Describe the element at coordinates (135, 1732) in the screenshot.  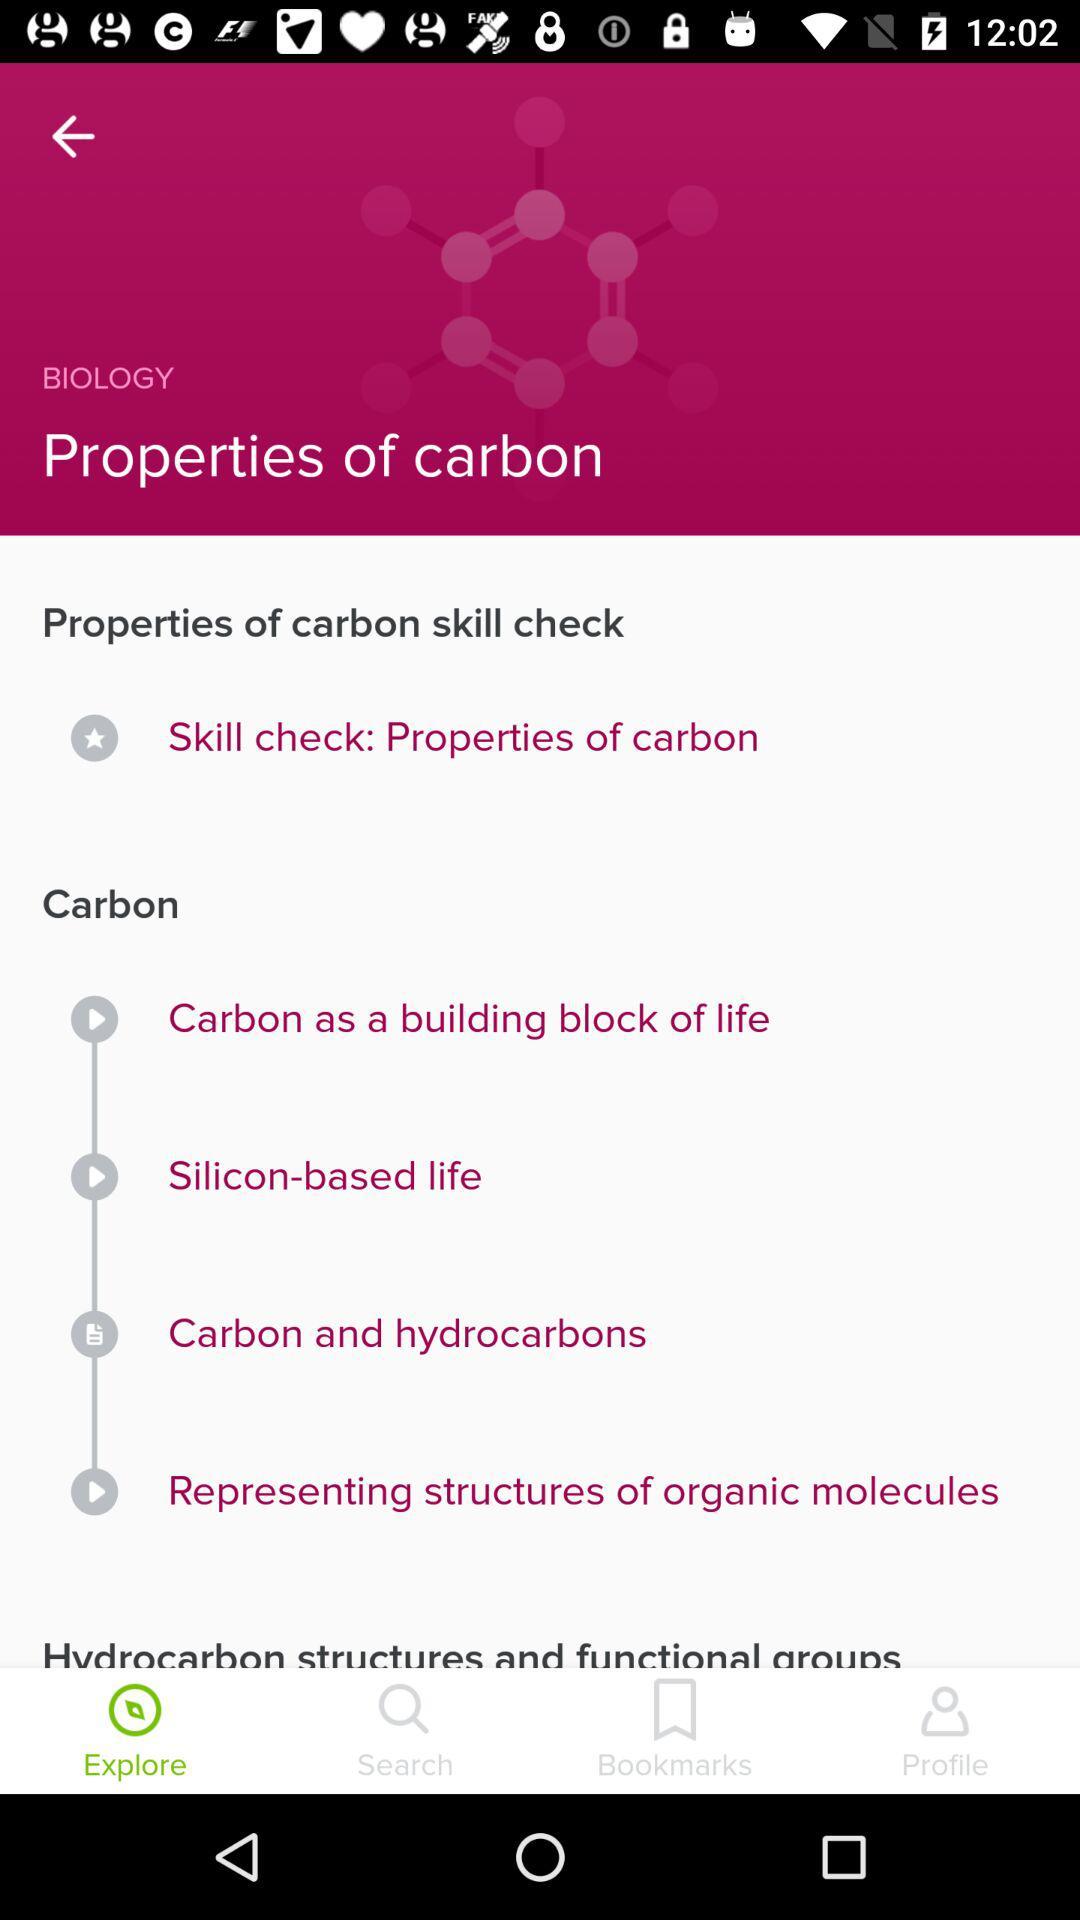
I see `icon to the left of search` at that location.